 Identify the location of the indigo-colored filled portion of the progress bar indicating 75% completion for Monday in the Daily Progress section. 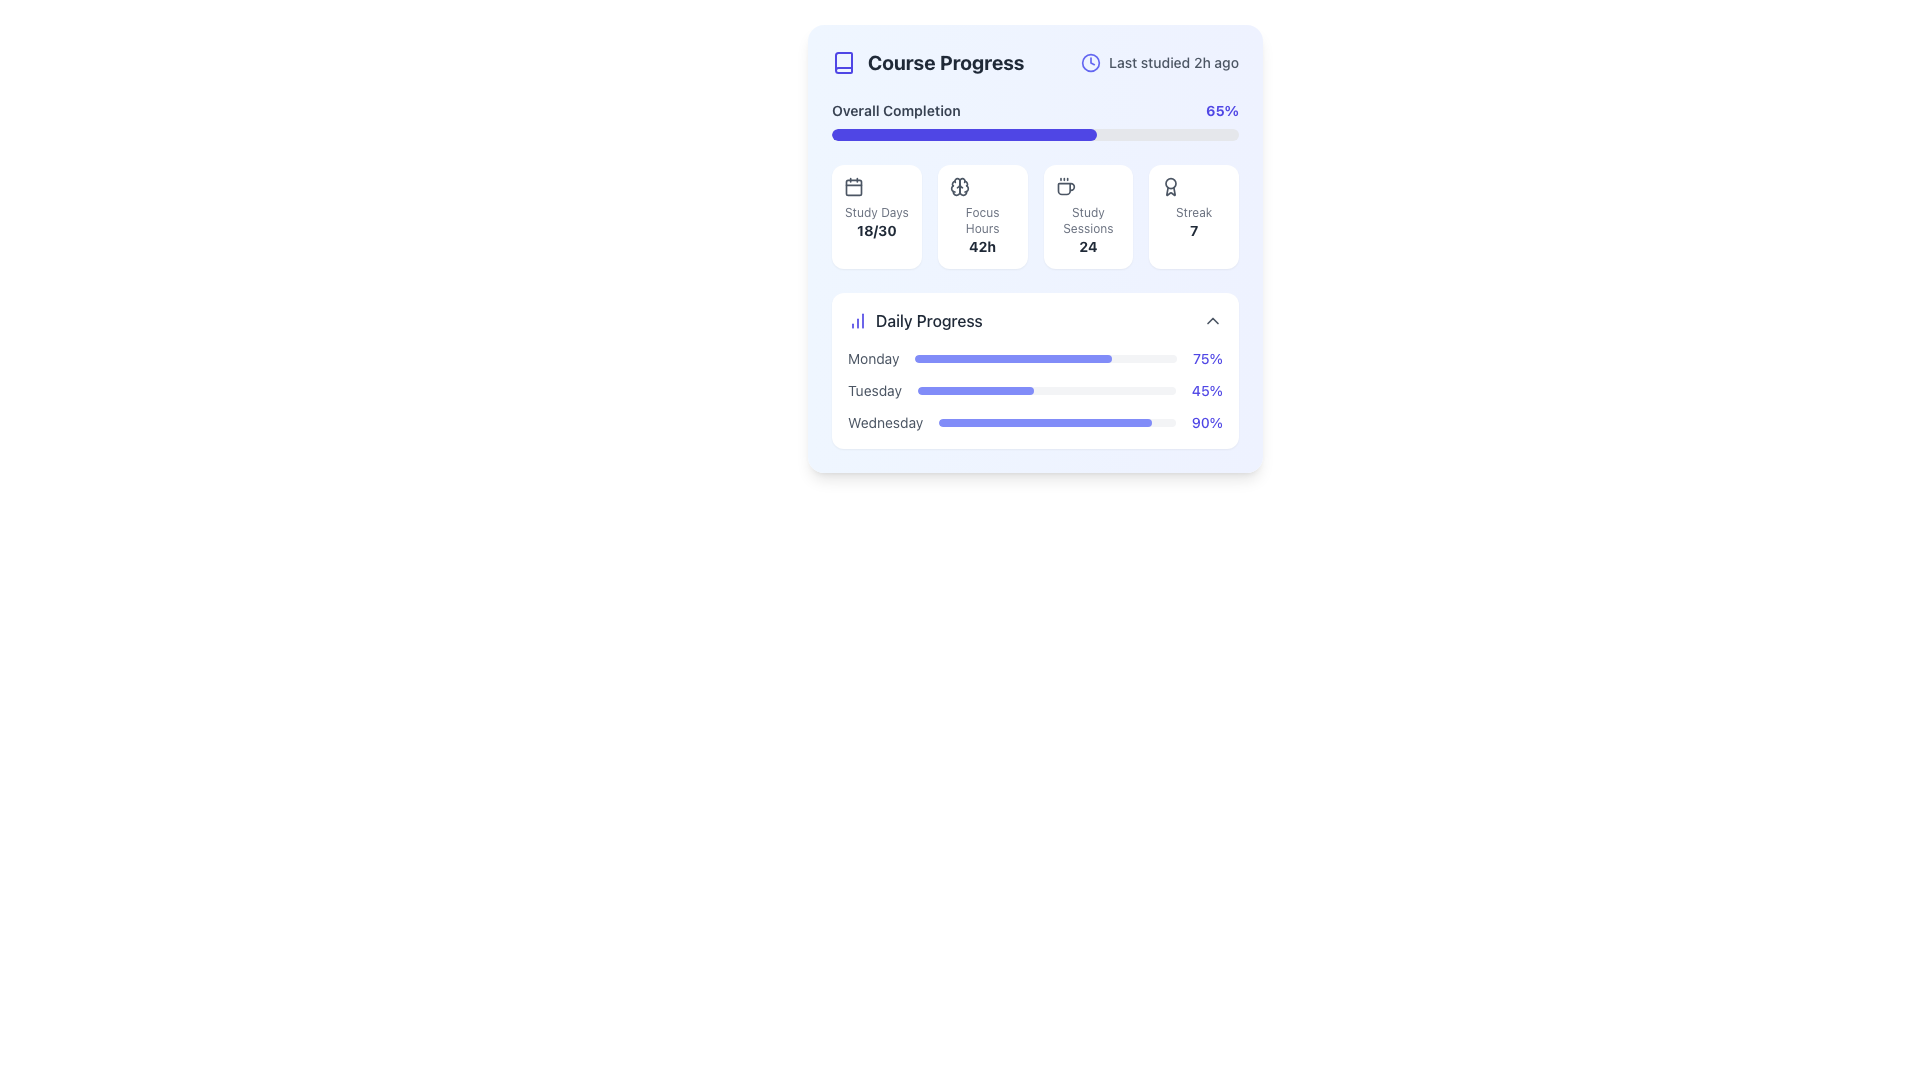
(1013, 357).